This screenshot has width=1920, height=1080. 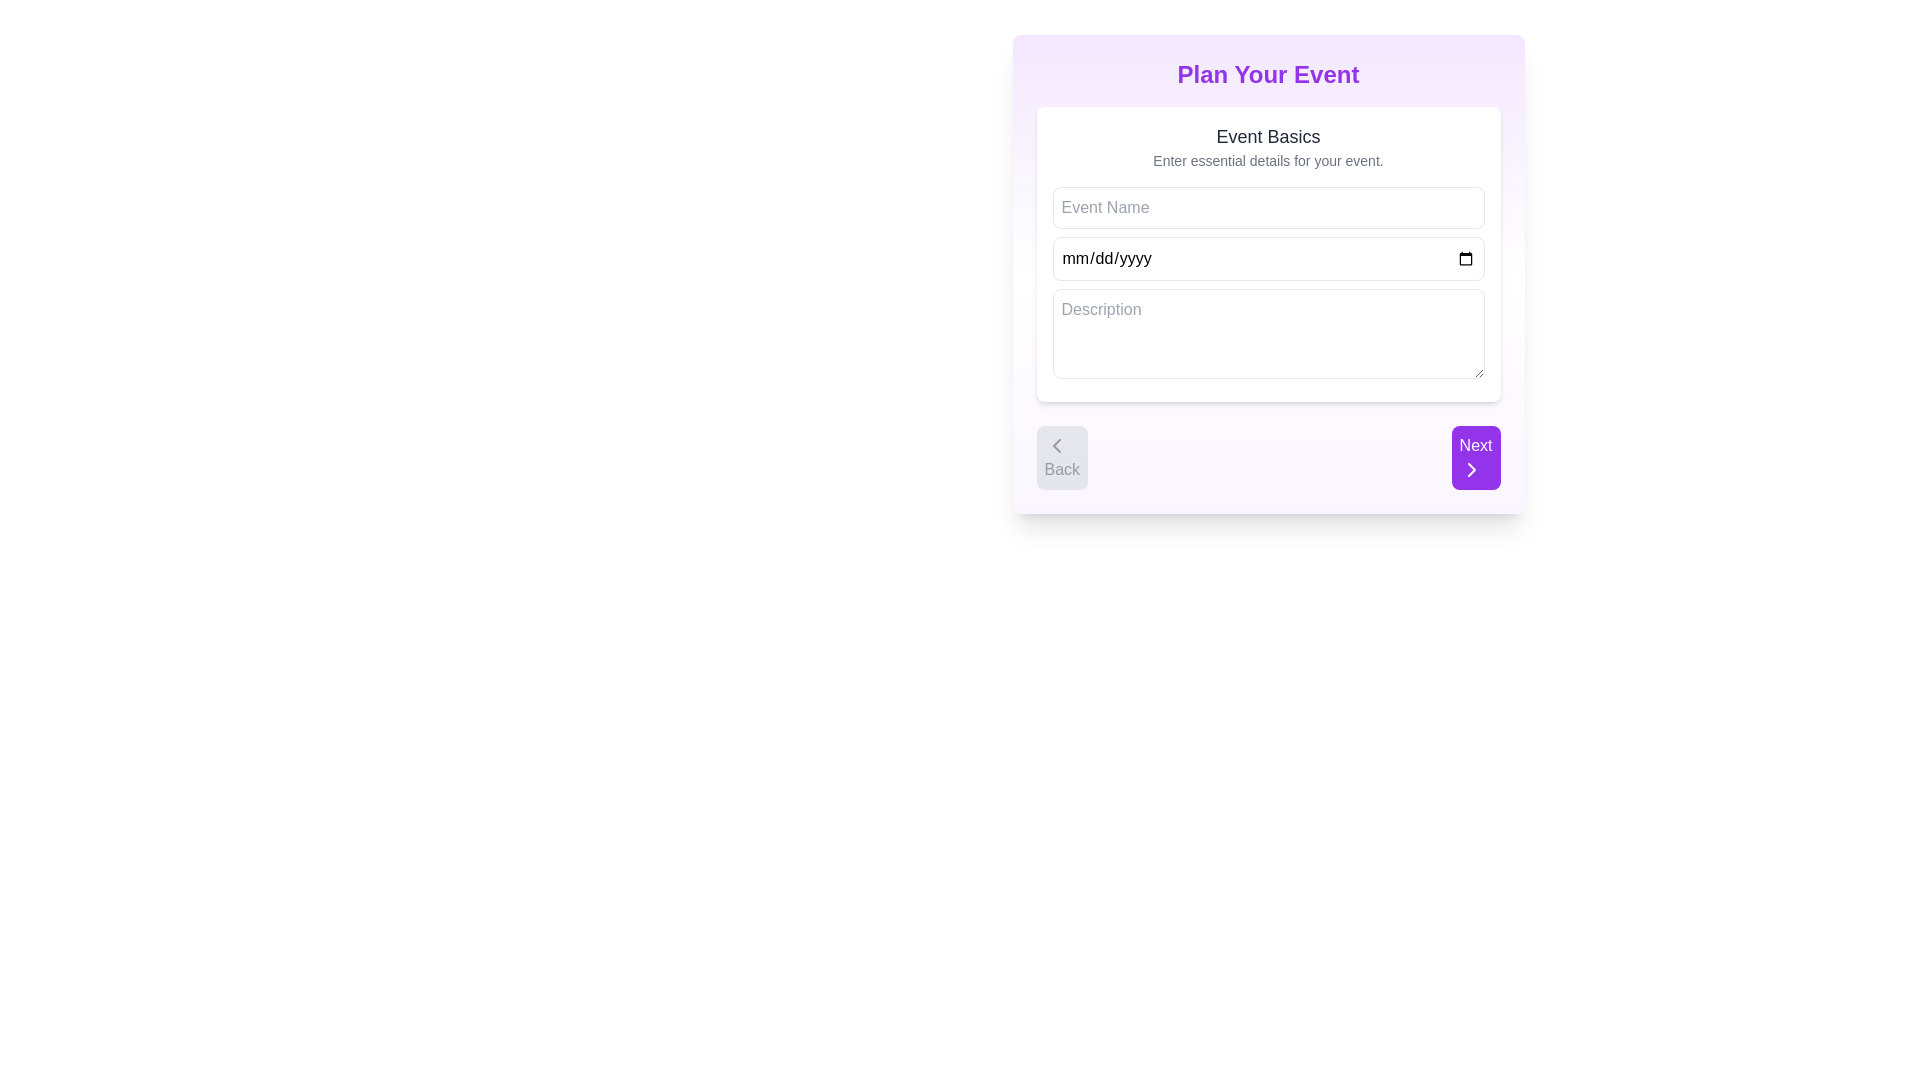 I want to click on the 'Event Basics' text label which is positioned at the top of the 'Plan Your Event' card layout, displaying in bold dark gray font, so click(x=1267, y=136).